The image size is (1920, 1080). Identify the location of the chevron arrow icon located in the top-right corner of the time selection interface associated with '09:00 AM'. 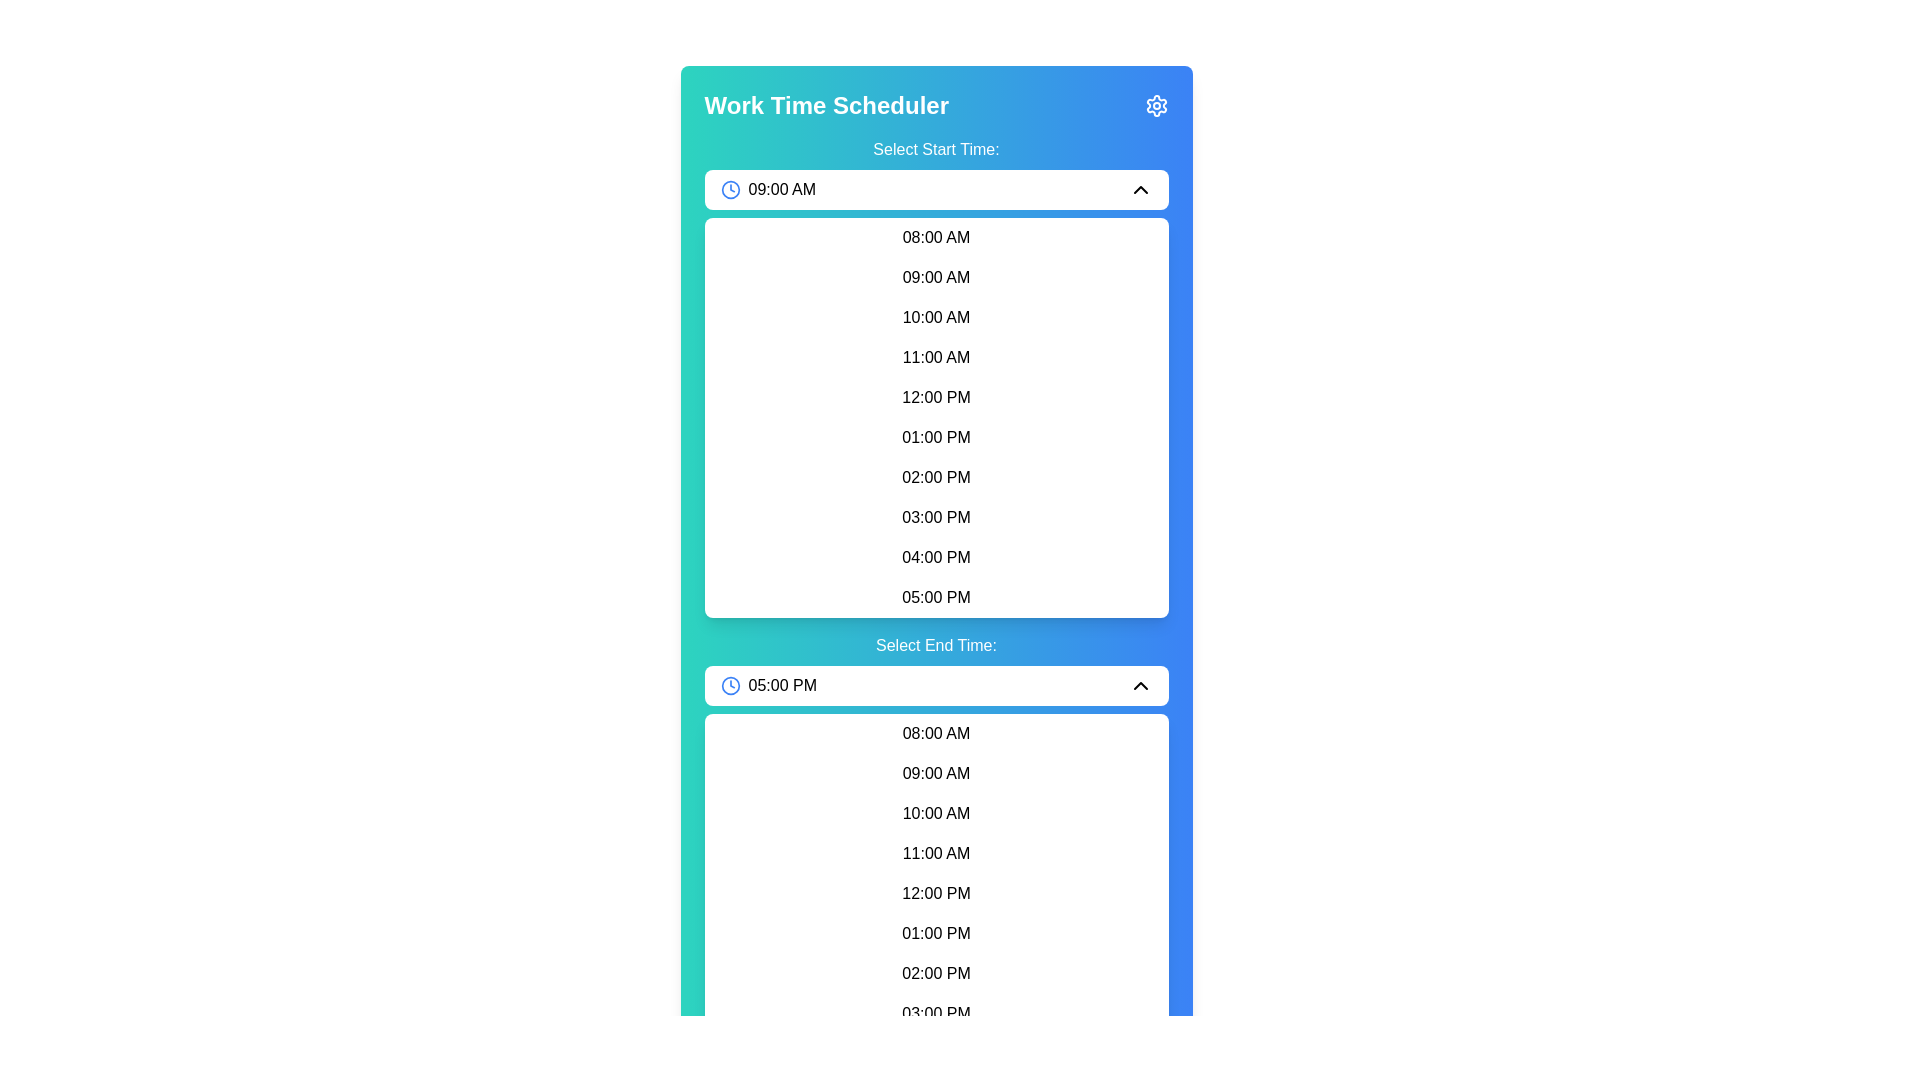
(1140, 189).